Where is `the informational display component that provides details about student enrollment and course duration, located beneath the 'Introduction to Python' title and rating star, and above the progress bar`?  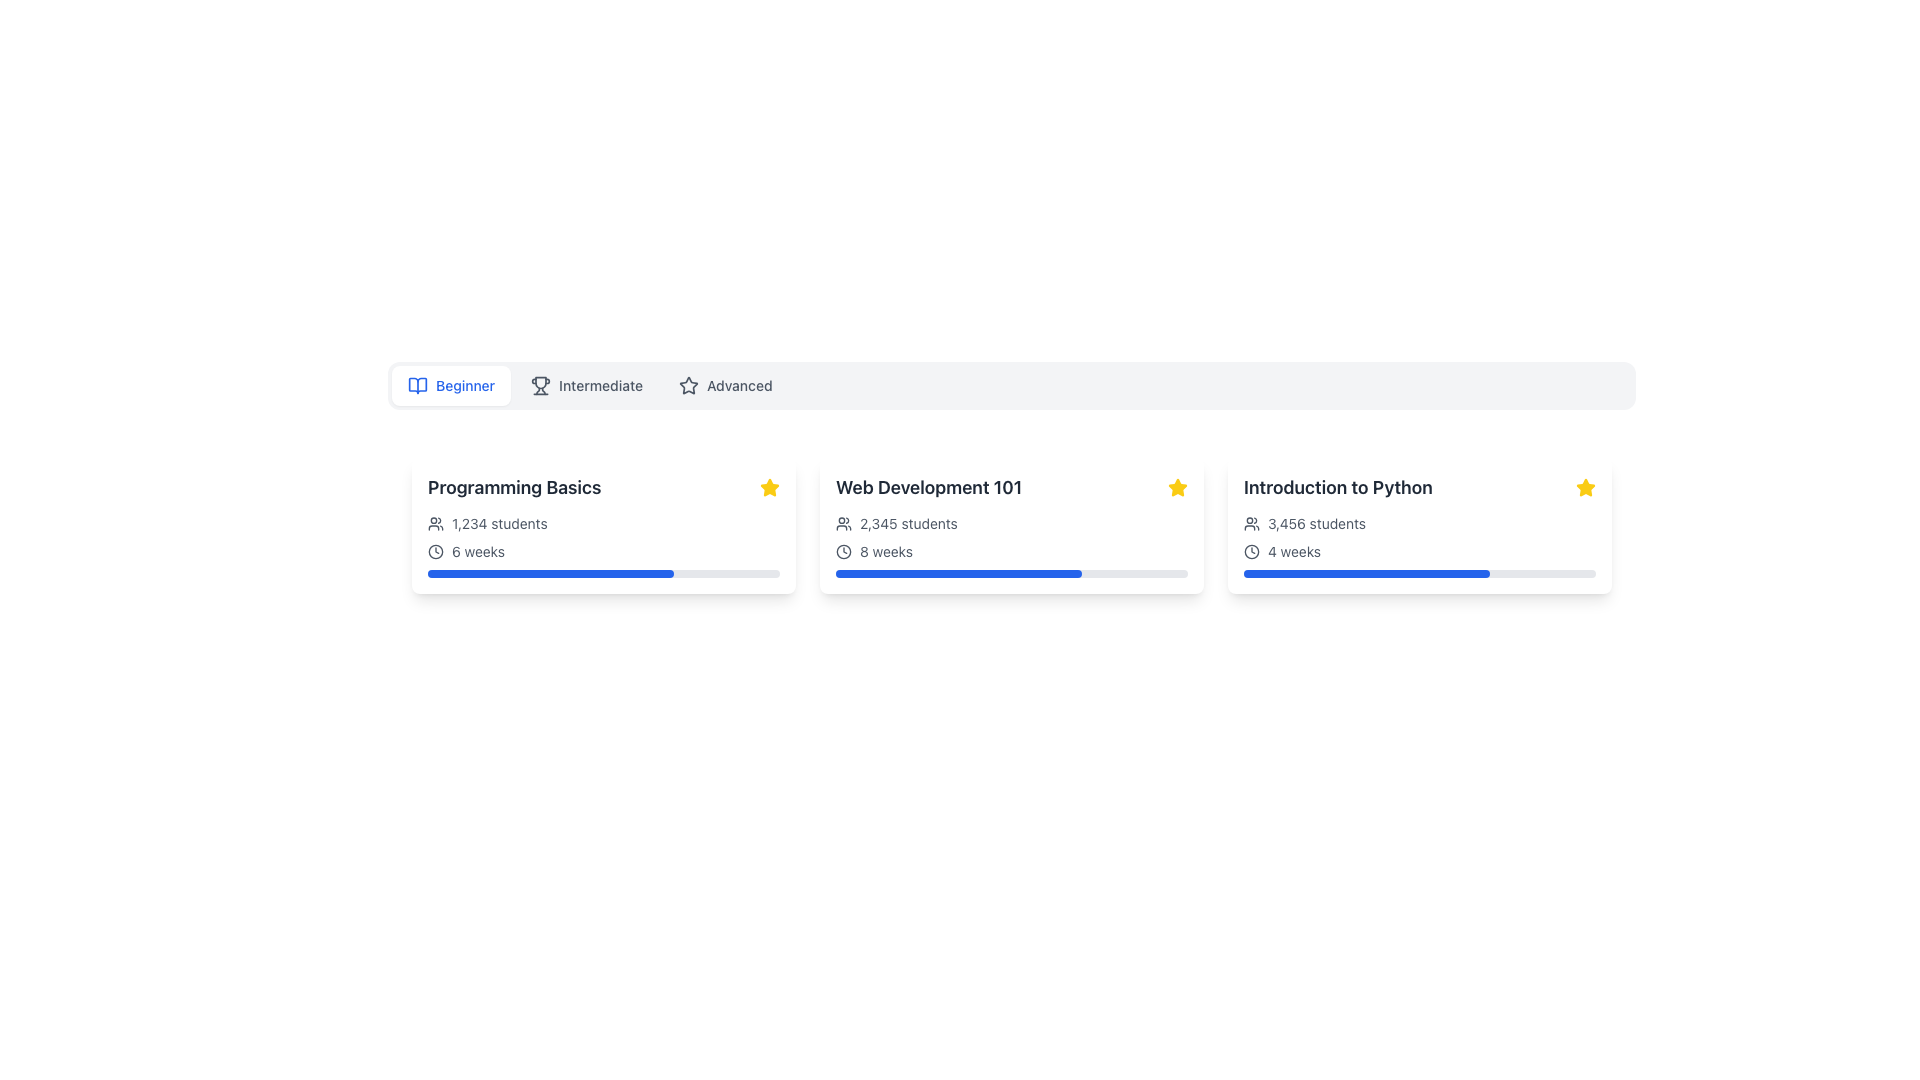 the informational display component that provides details about student enrollment and course duration, located beneath the 'Introduction to Python' title and rating star, and above the progress bar is located at coordinates (1419, 546).